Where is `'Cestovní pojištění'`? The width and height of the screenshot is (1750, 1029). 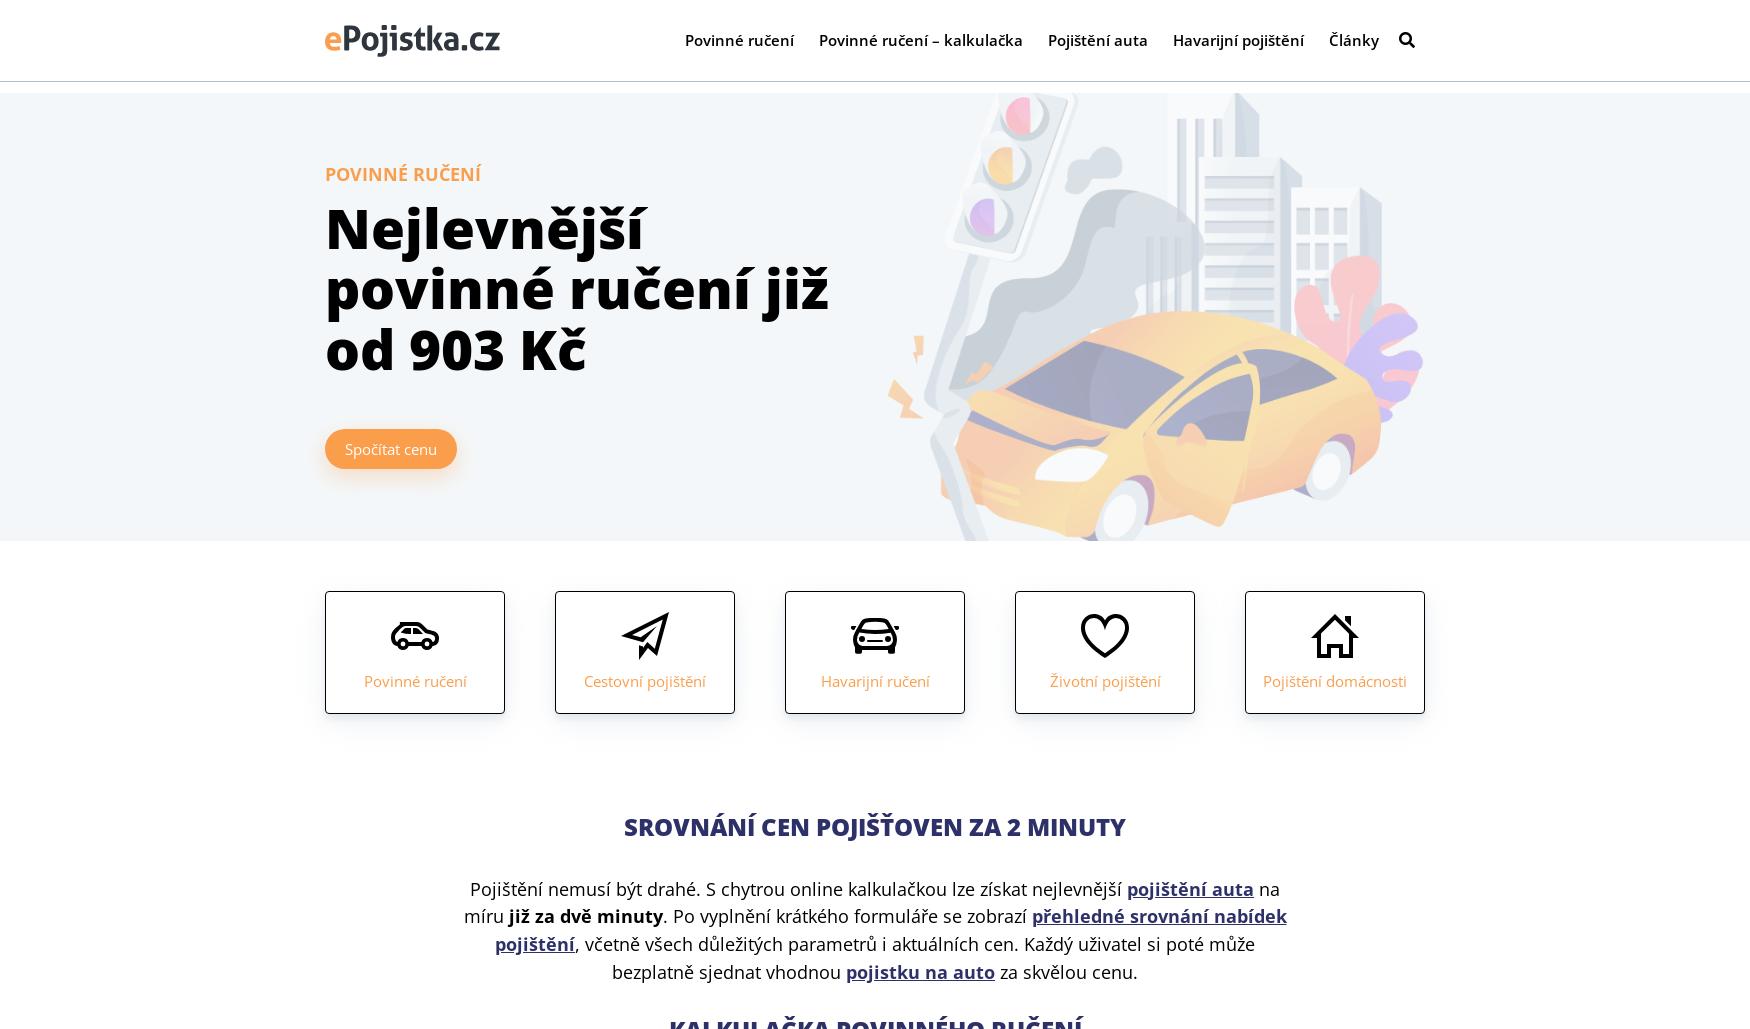 'Cestovní pojištění' is located at coordinates (644, 678).